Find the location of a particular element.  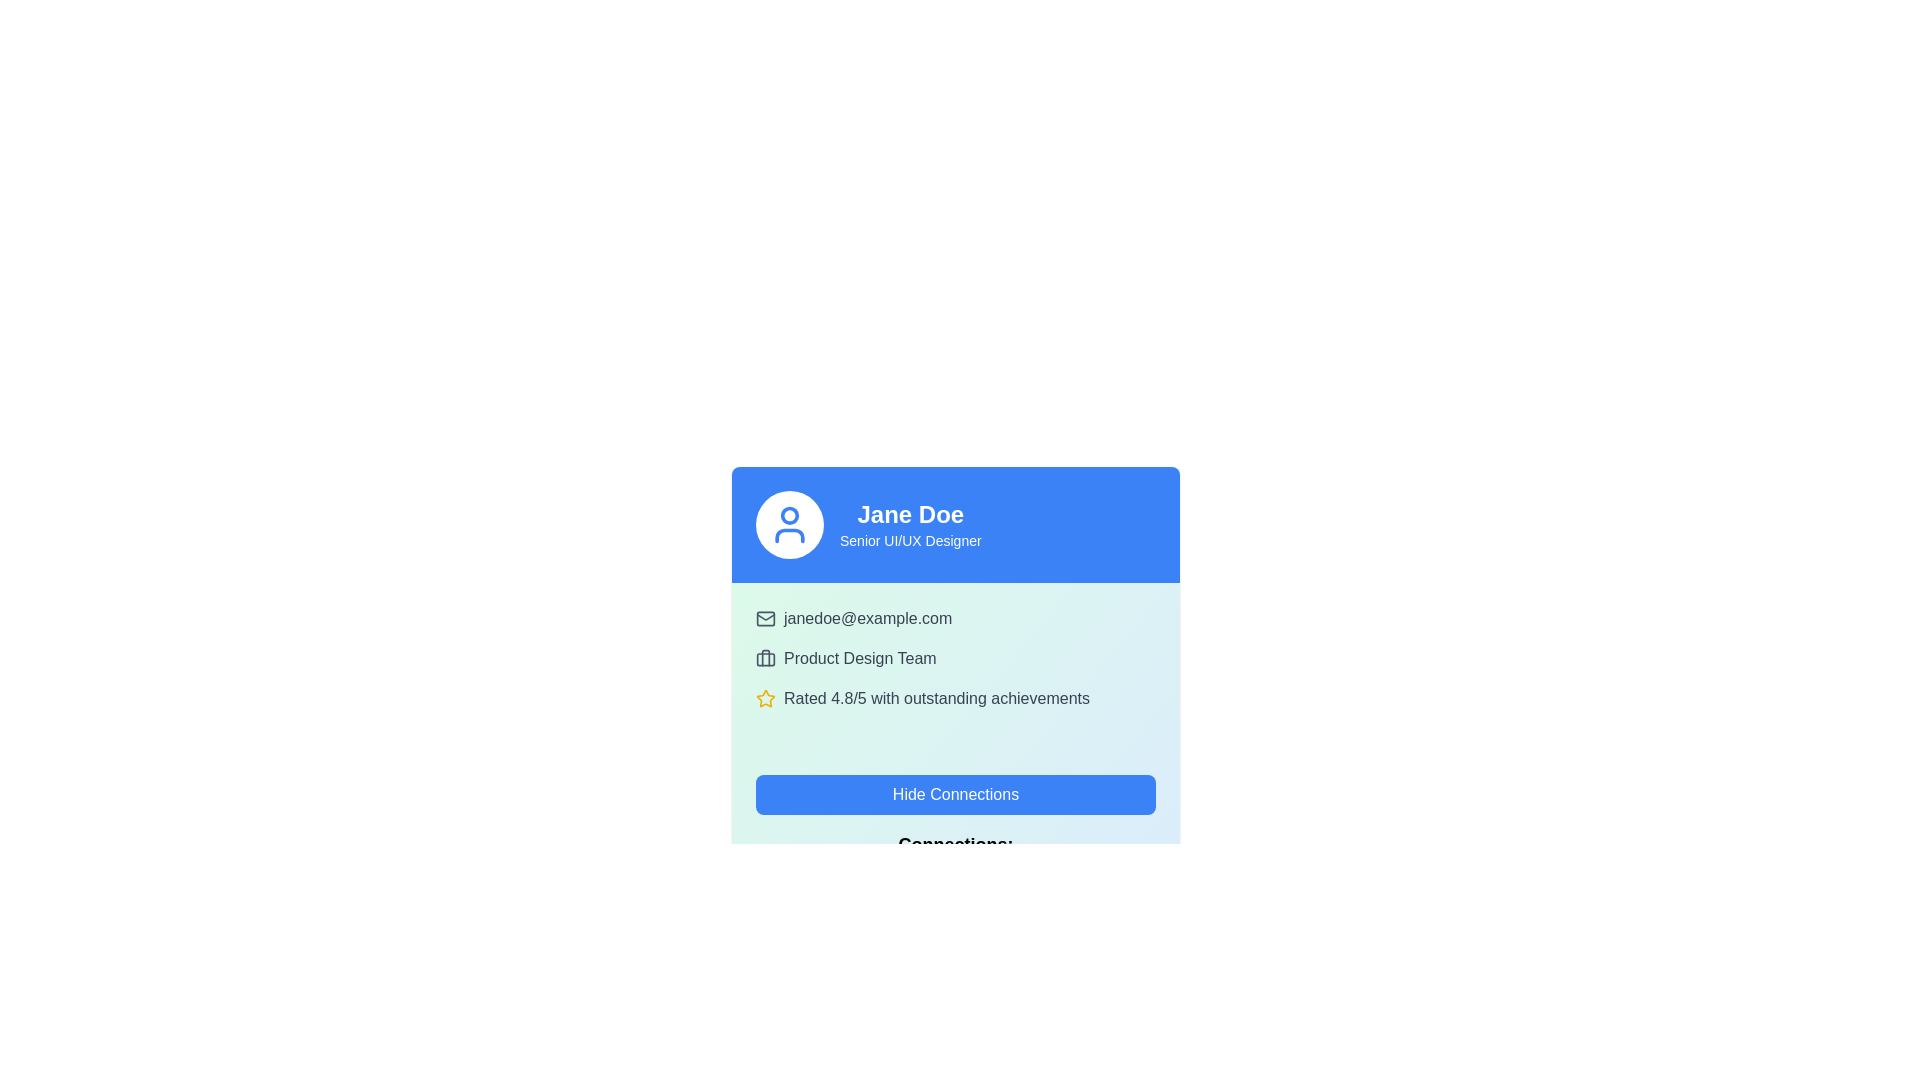

the Static Text Label displaying 'Product Design Team', which is positioned next to a briefcase icon in a horizontal group layout is located at coordinates (860, 659).